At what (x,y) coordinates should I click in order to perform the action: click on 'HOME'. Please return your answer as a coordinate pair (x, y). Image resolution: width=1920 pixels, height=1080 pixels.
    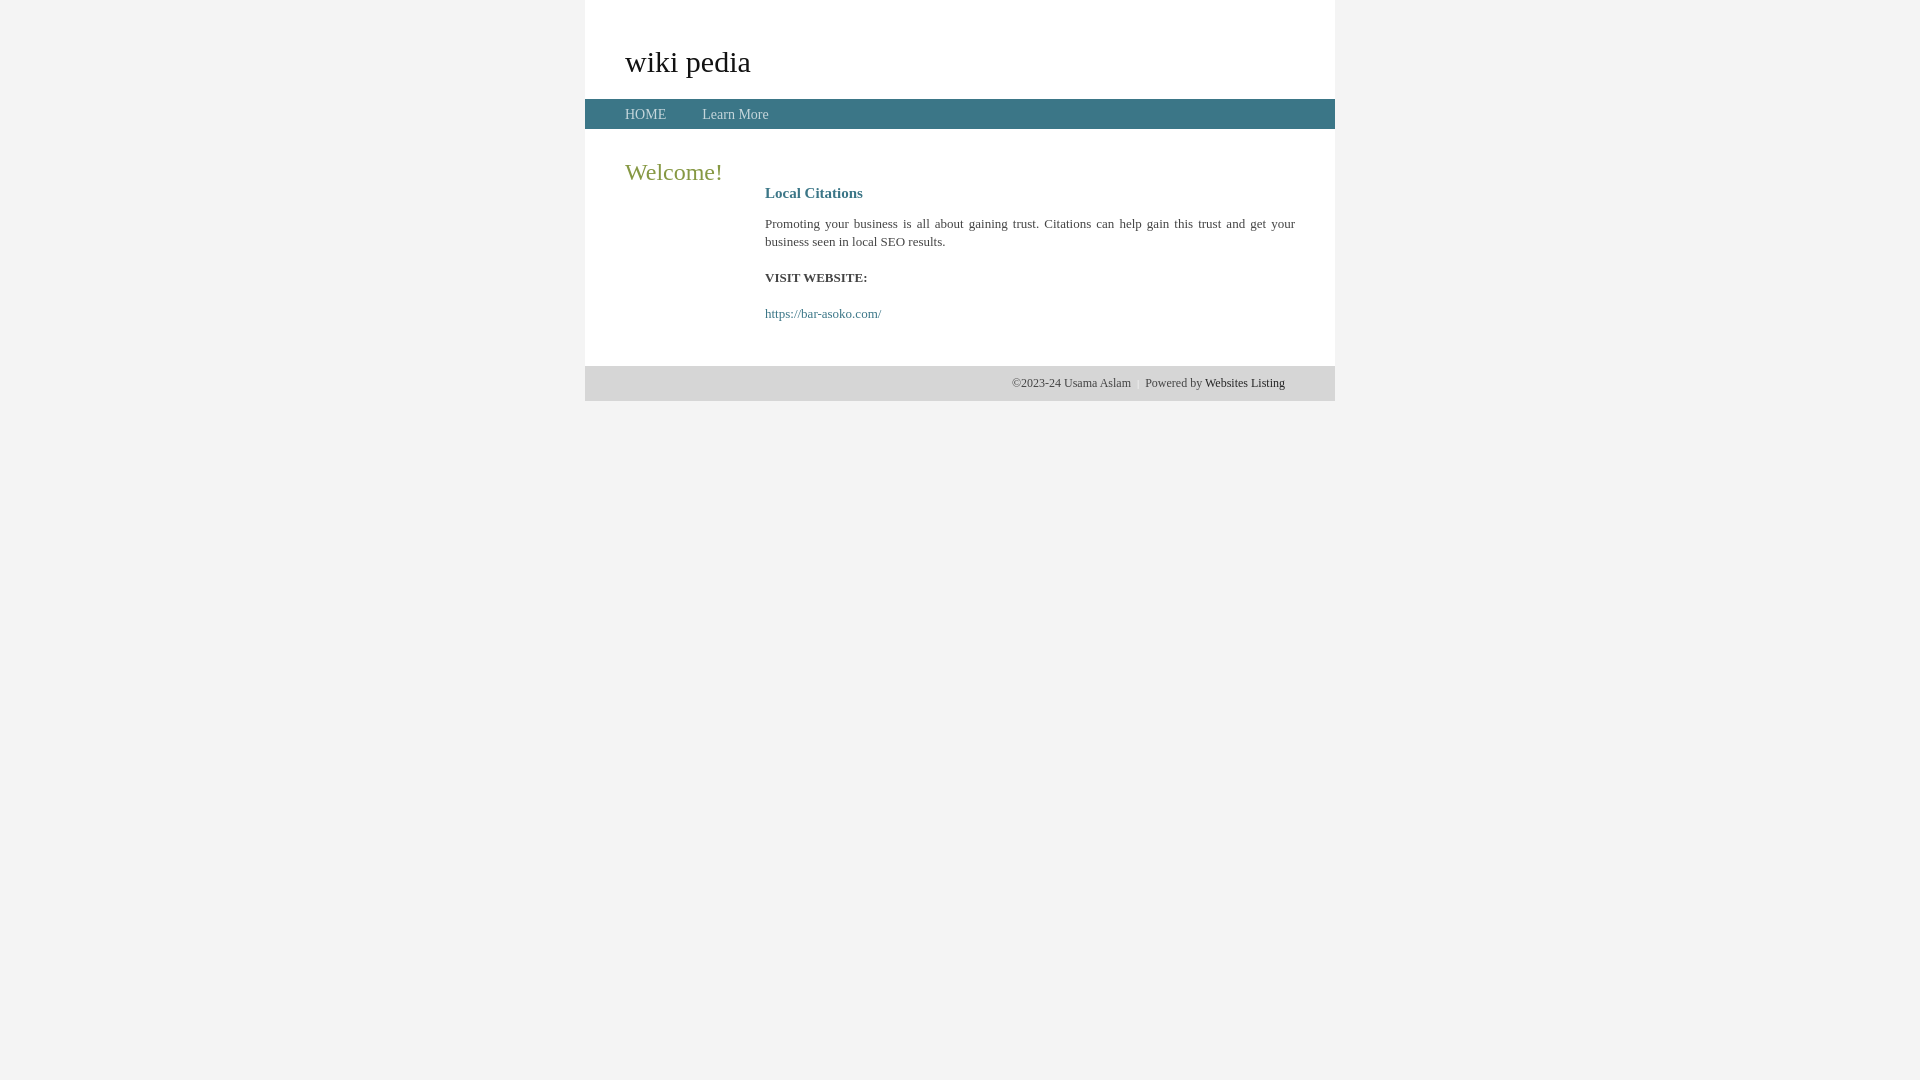
    Looking at the image, I should click on (645, 114).